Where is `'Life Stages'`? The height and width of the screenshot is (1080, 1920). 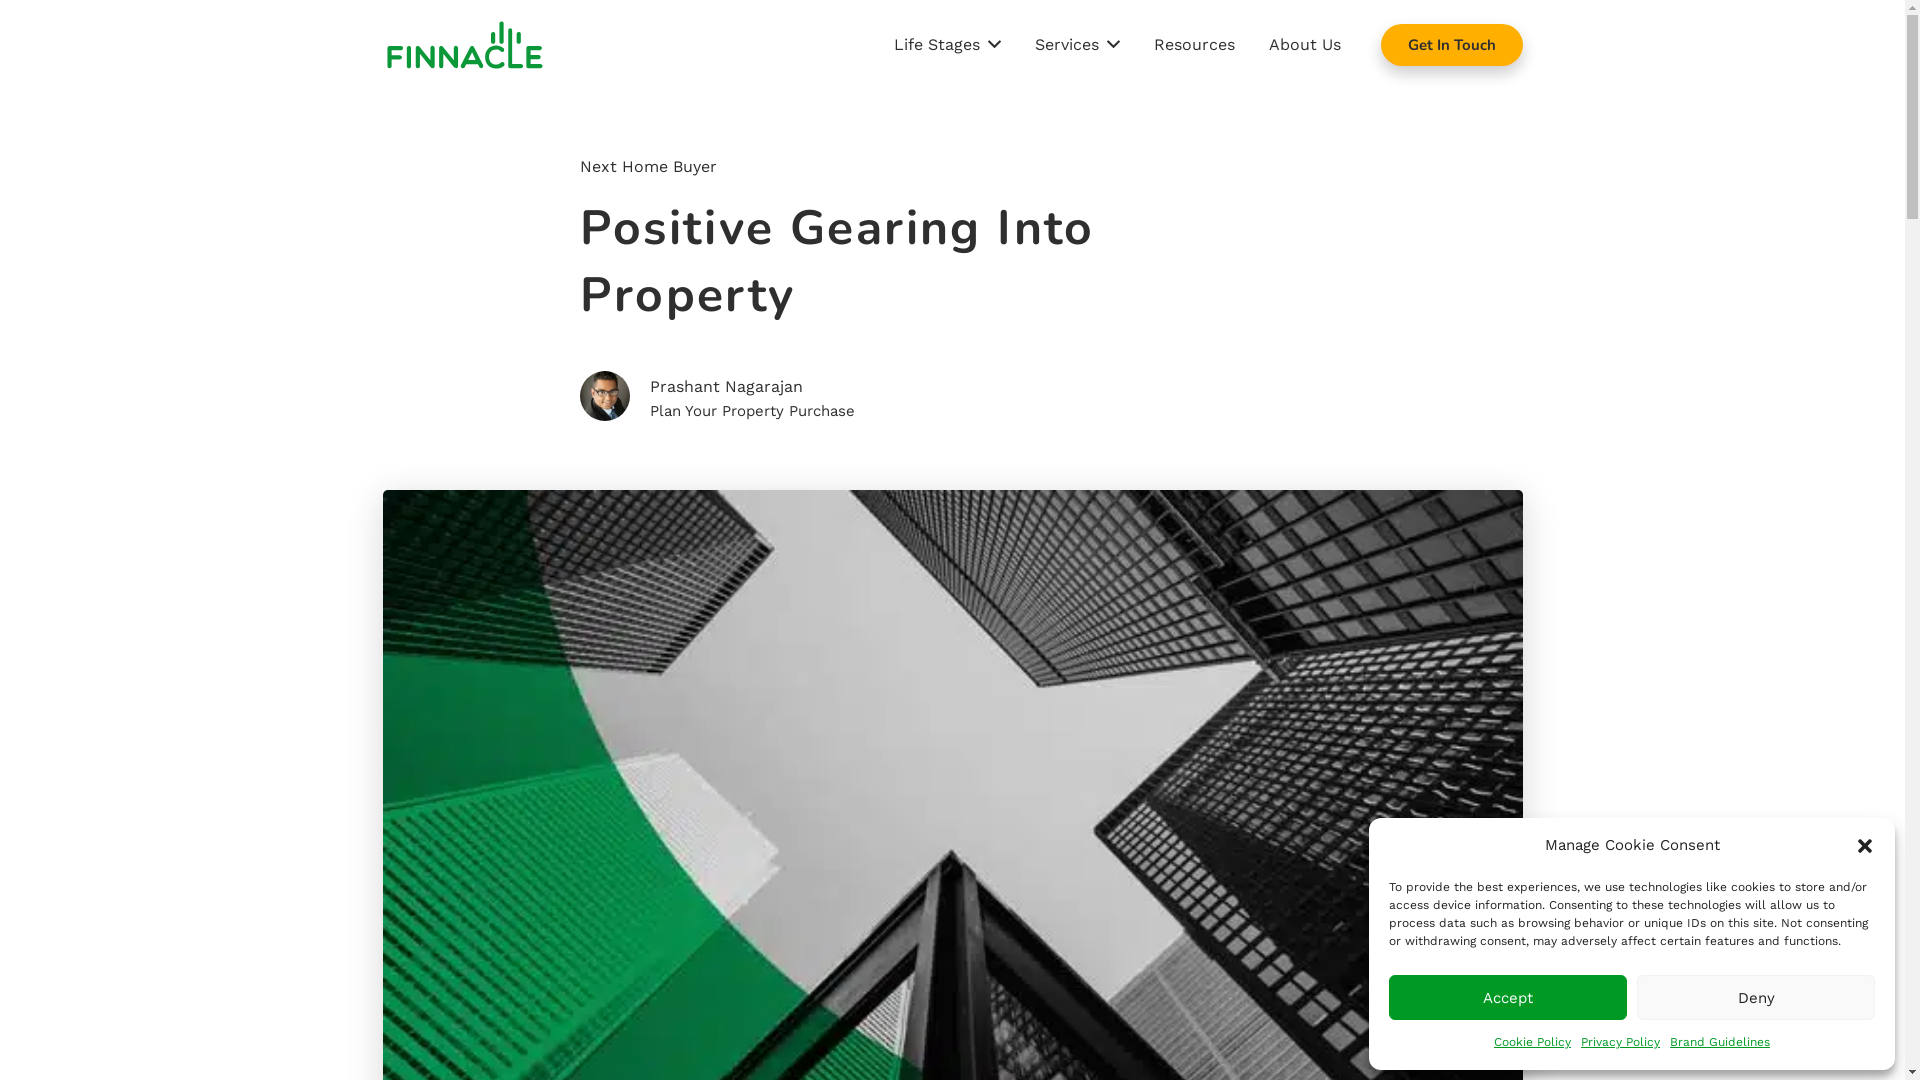 'Life Stages' is located at coordinates (875, 45).